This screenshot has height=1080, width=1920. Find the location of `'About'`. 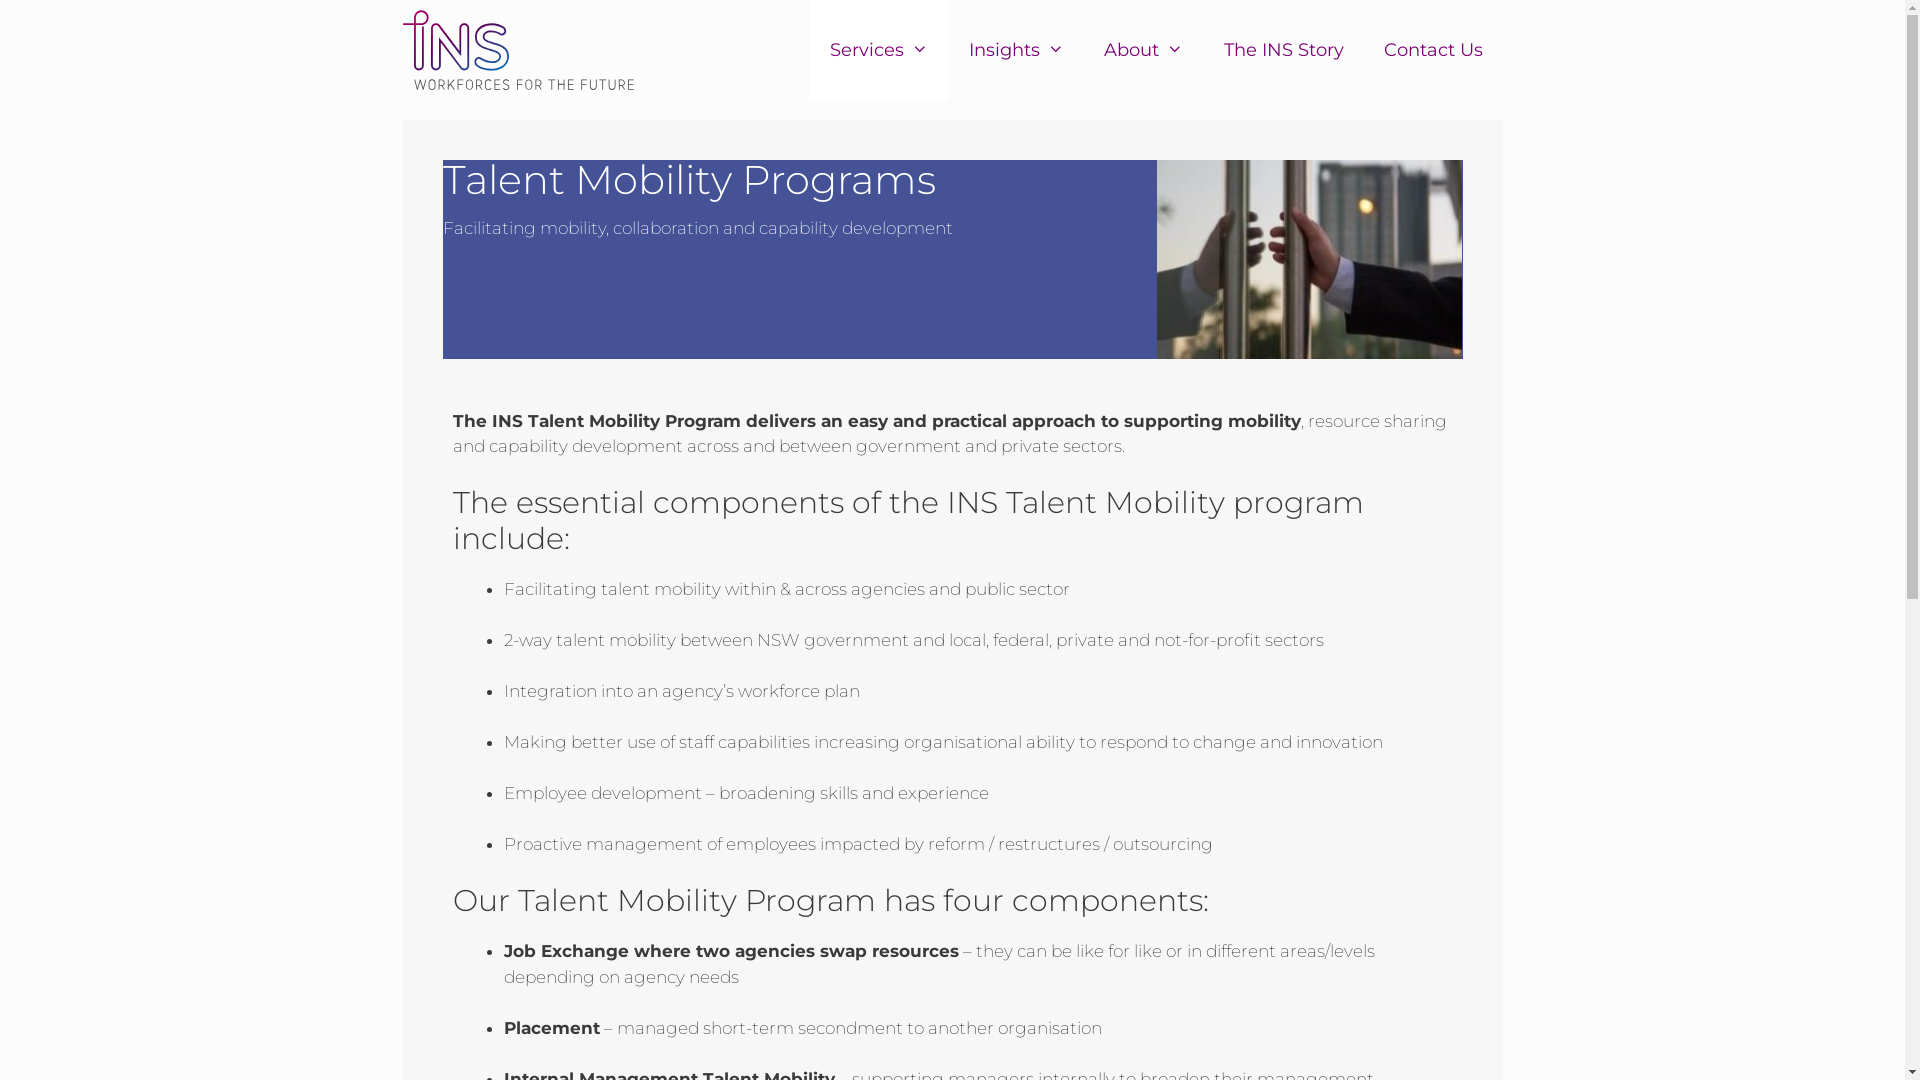

'About' is located at coordinates (1143, 49).